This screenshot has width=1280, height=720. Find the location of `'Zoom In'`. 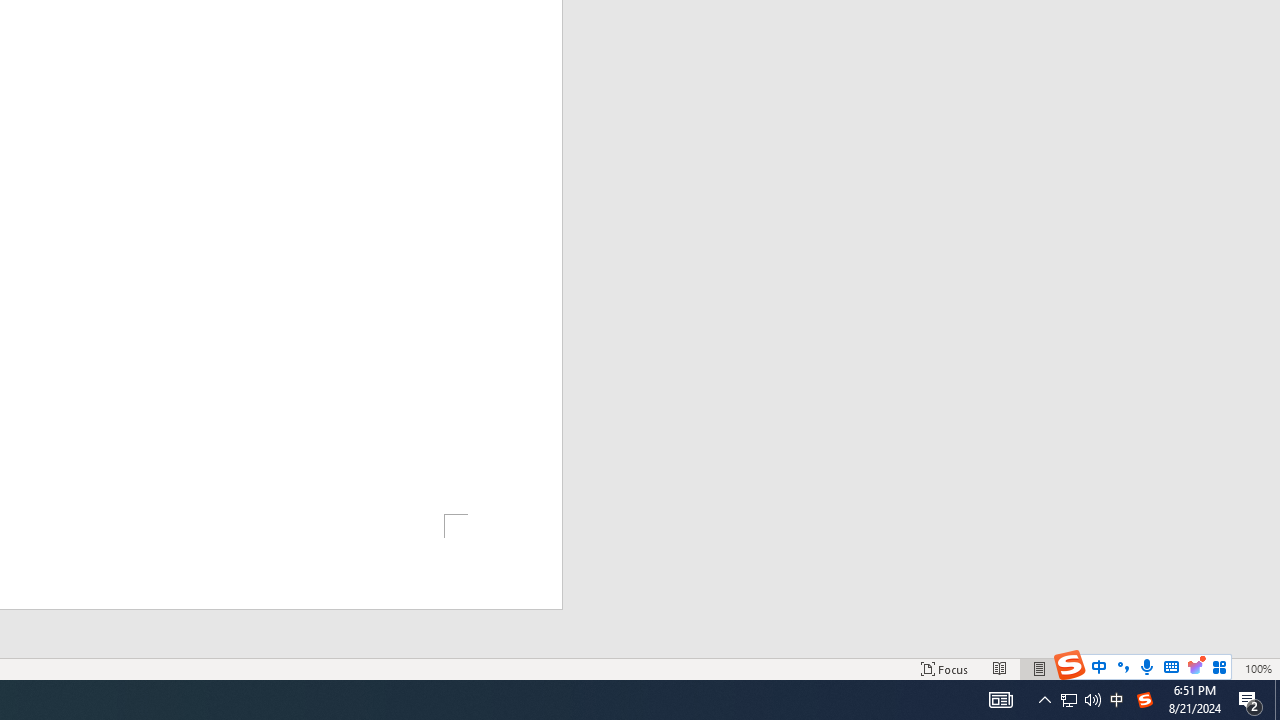

'Zoom In' is located at coordinates (1226, 669).